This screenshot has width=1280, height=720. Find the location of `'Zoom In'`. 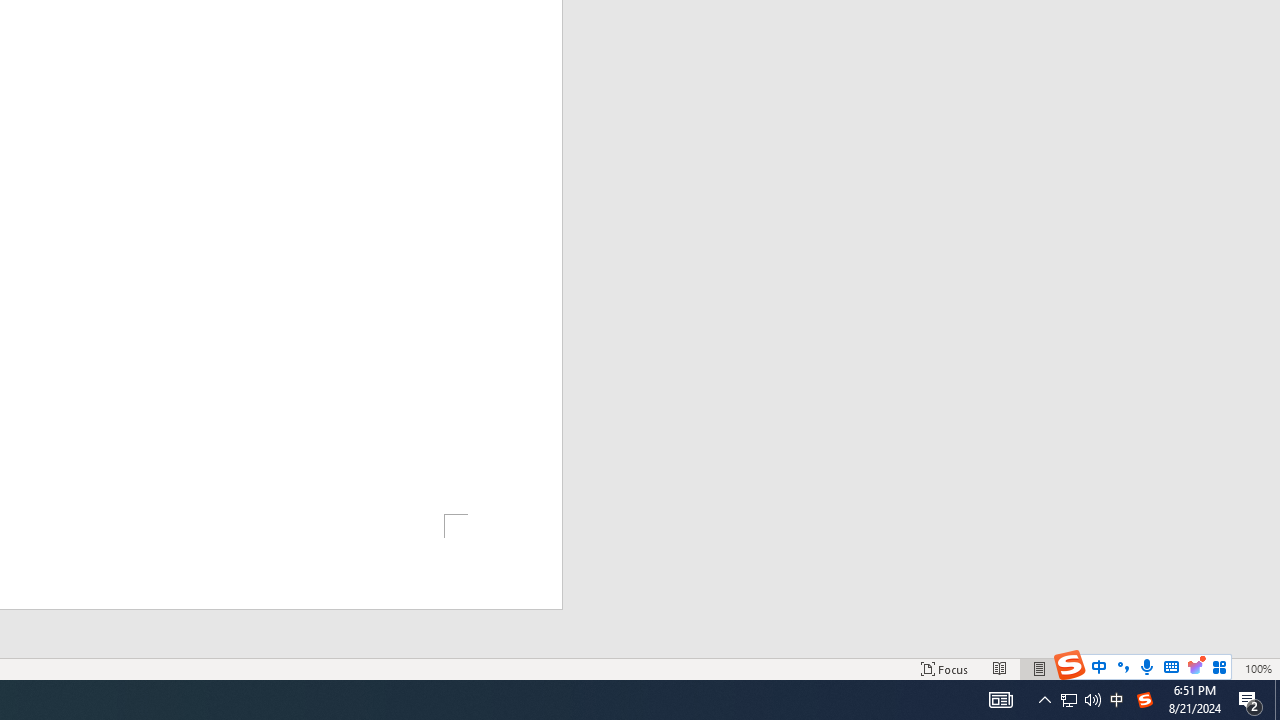

'Zoom In' is located at coordinates (1226, 669).